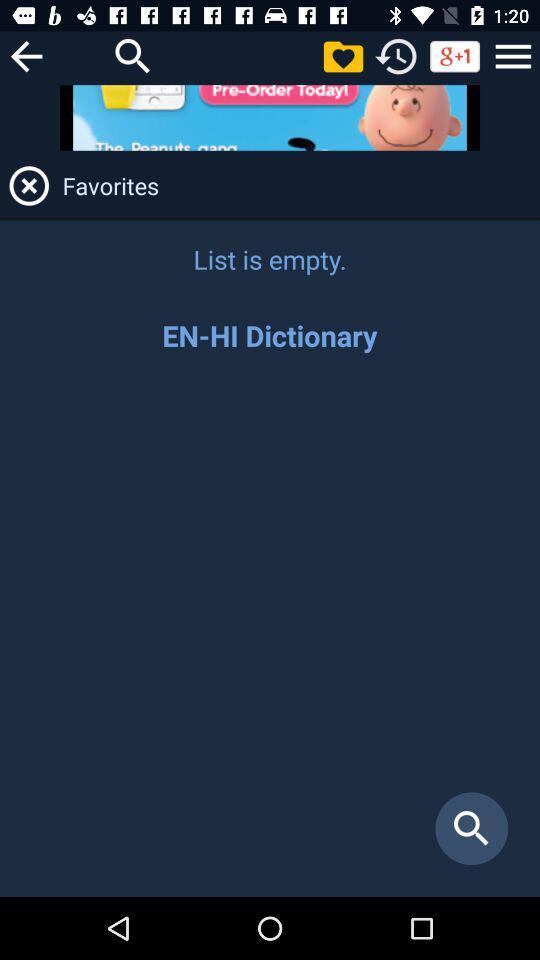  Describe the element at coordinates (133, 55) in the screenshot. I see `the search icon` at that location.